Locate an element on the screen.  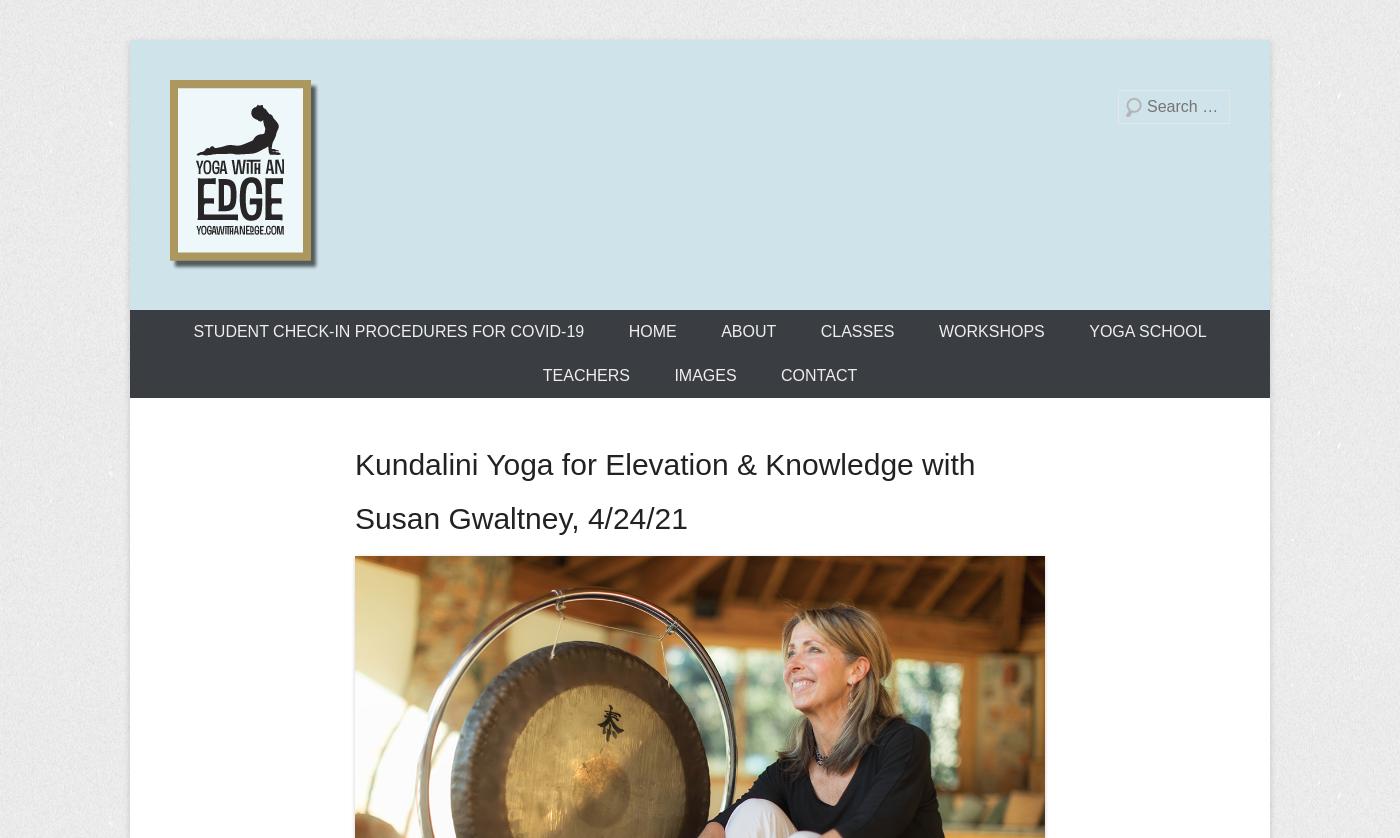
'CLASSES' is located at coordinates (856, 330).